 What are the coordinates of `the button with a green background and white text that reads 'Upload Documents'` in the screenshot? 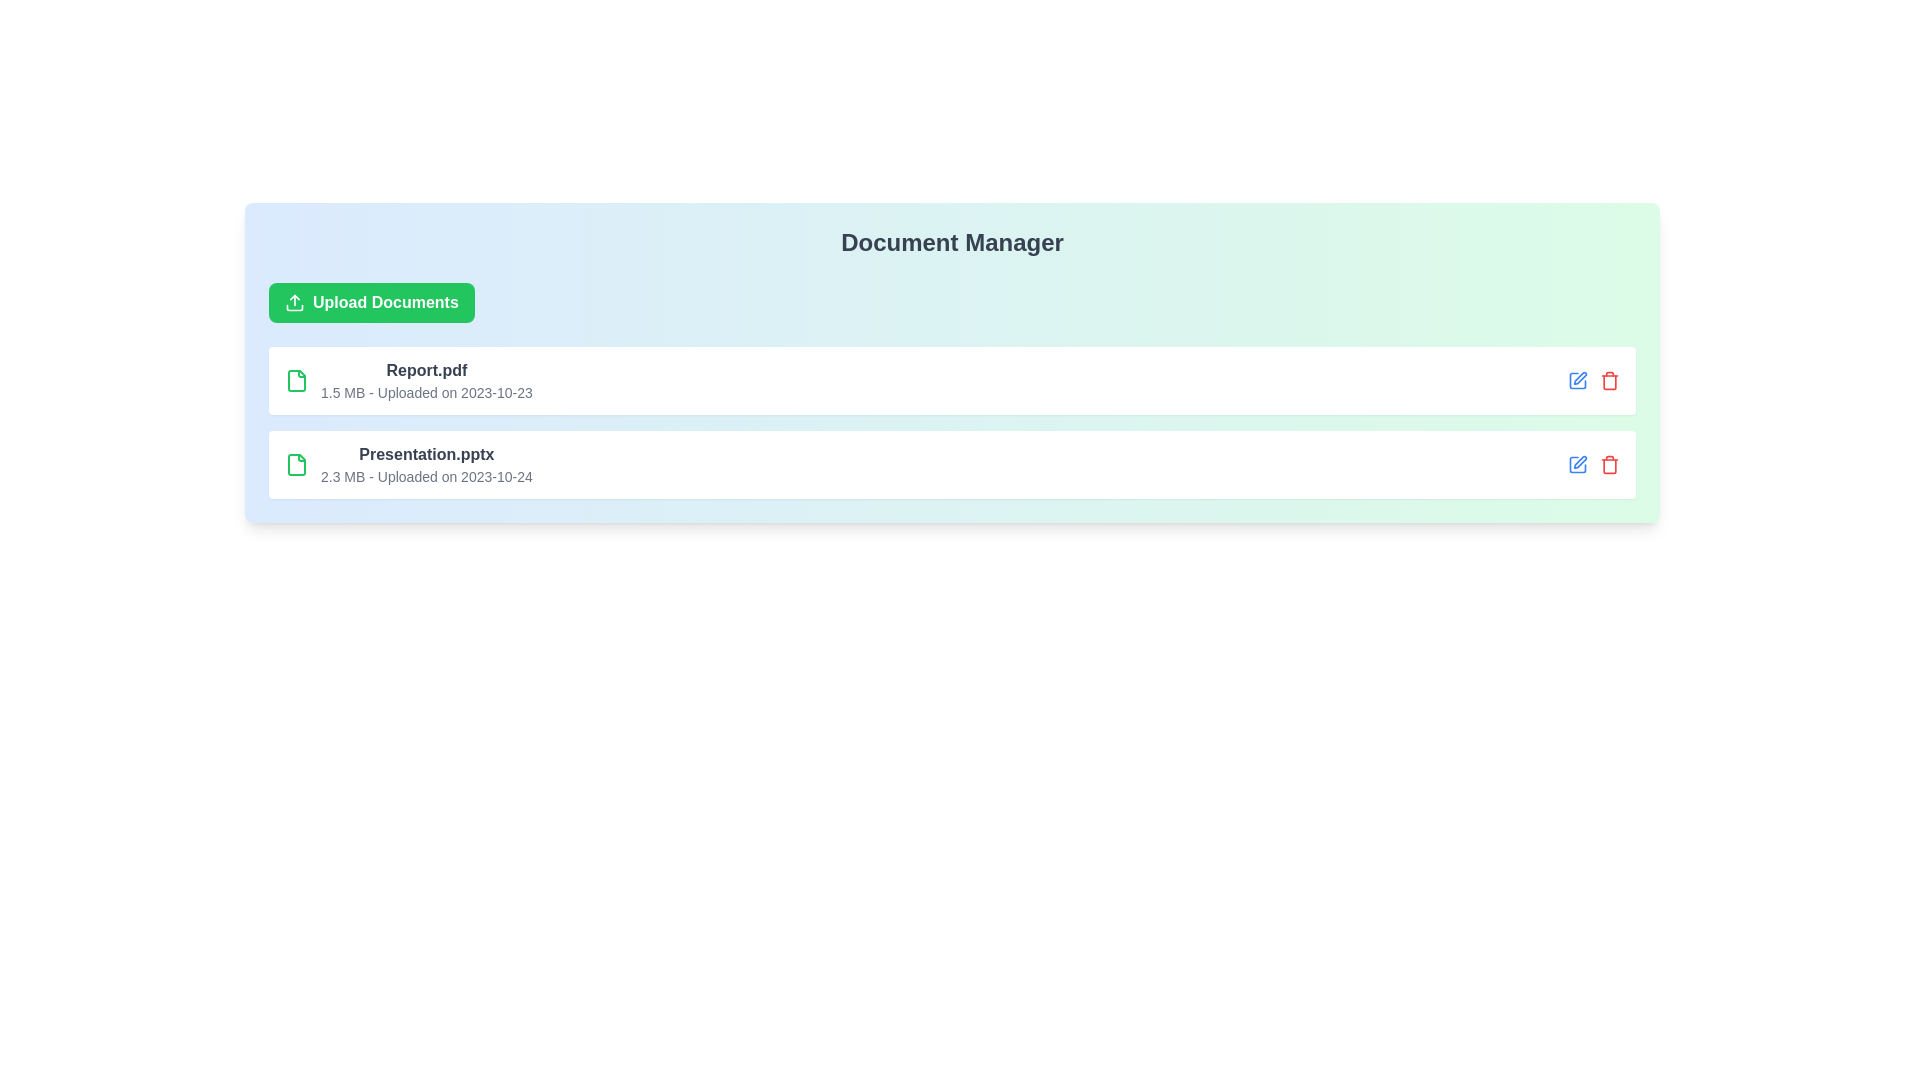 It's located at (371, 303).